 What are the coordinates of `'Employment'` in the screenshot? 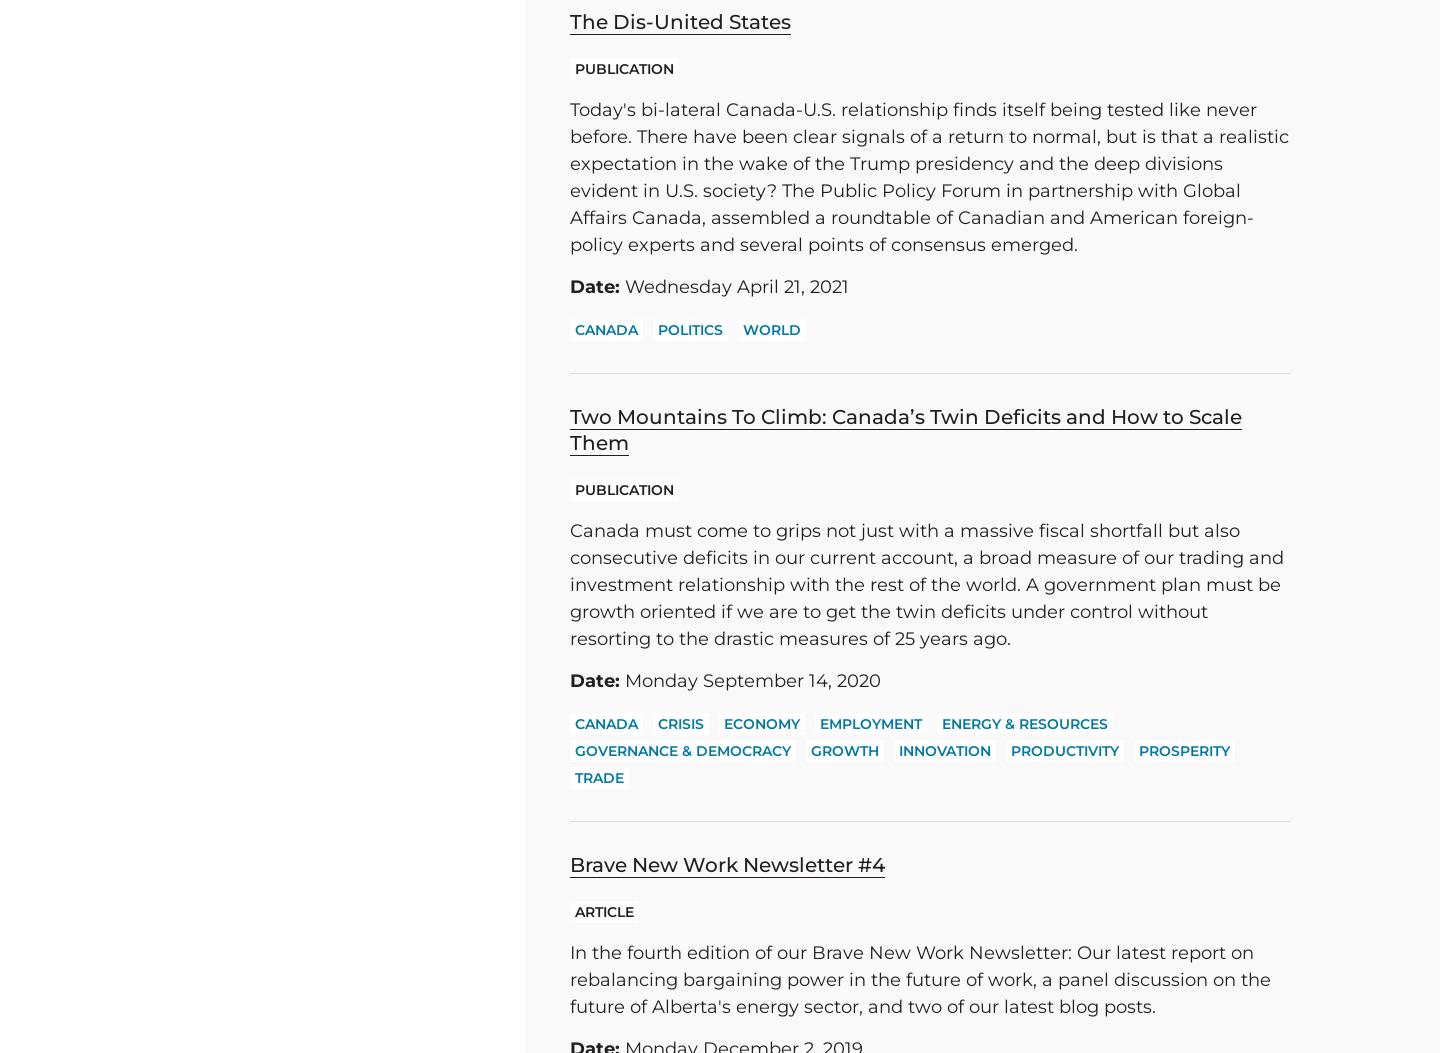 It's located at (870, 723).